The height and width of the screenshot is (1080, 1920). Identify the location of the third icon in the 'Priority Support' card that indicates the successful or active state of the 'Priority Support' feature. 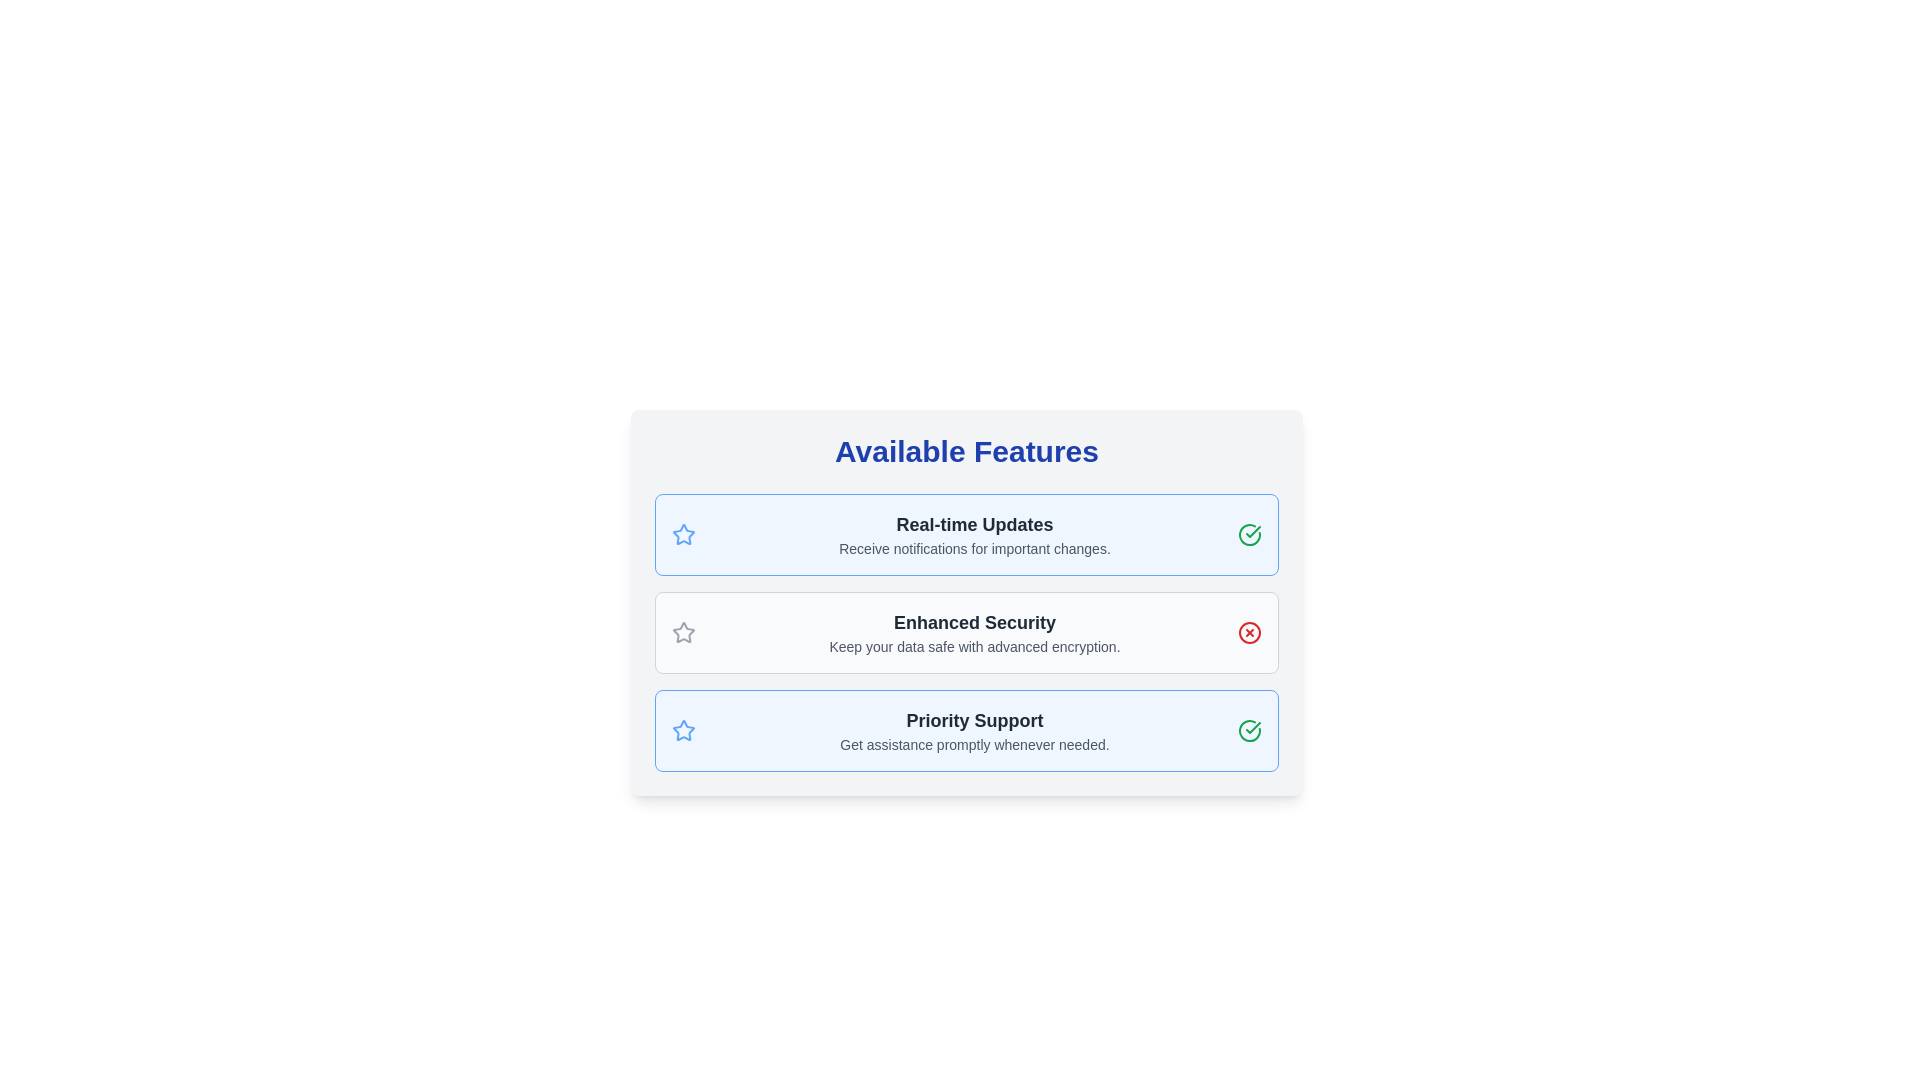
(1248, 731).